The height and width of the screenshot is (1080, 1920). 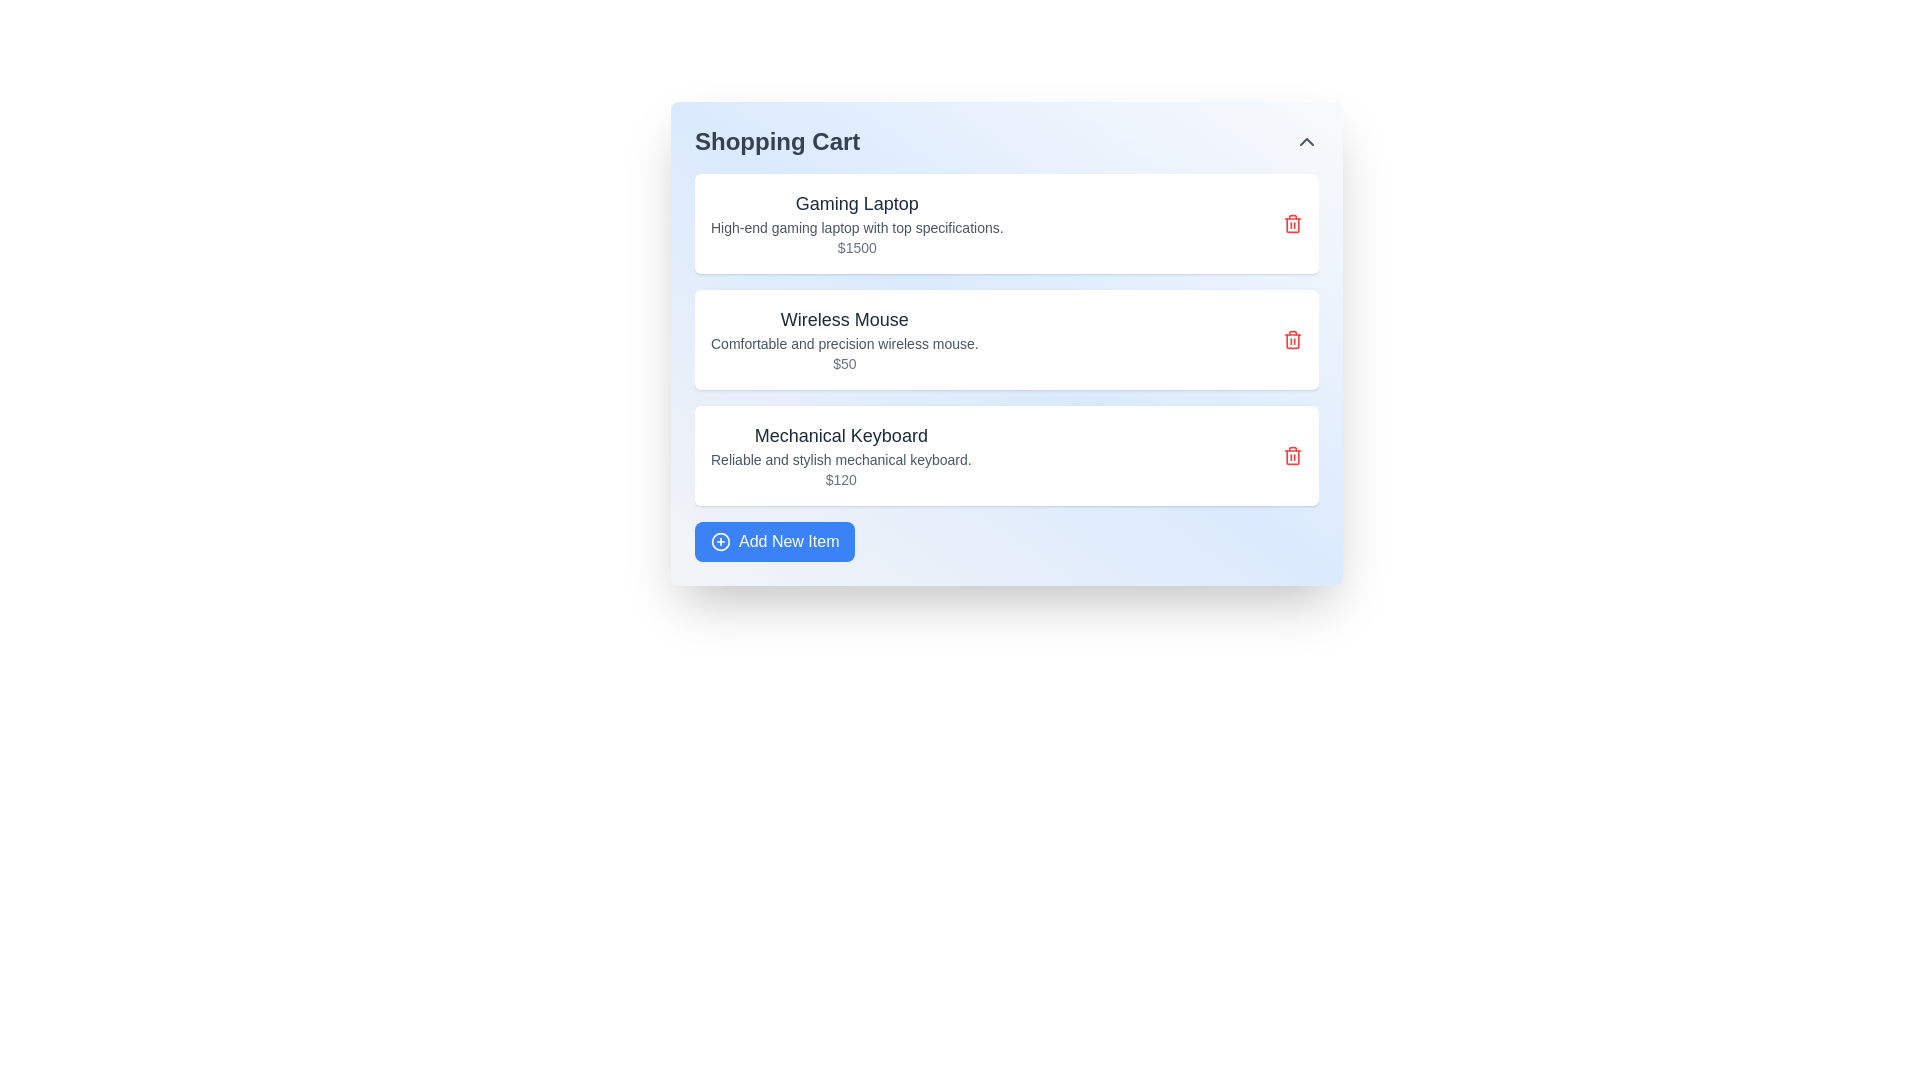 I want to click on the delete button located at the top-right corner of the 'Mechanical Keyboard' card, so click(x=1292, y=455).